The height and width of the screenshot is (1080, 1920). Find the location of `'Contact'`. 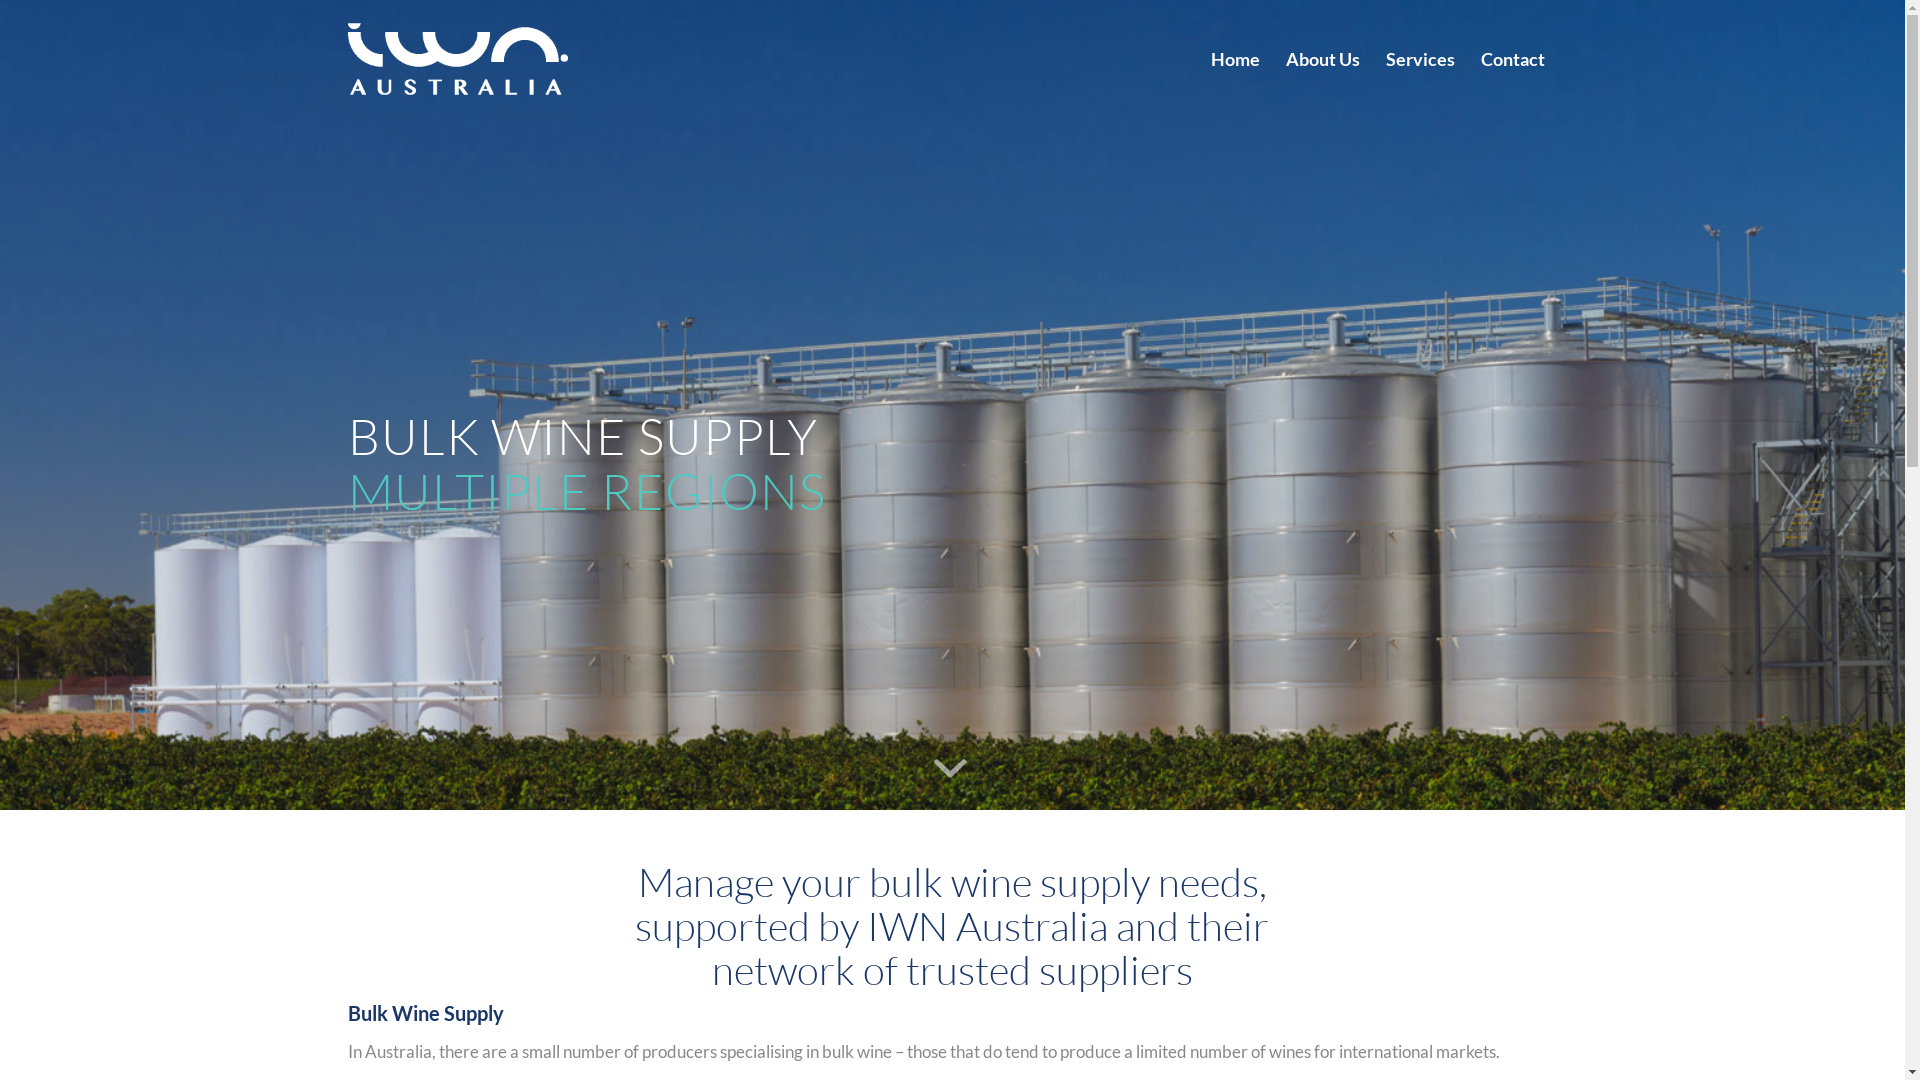

'Contact' is located at coordinates (1512, 57).